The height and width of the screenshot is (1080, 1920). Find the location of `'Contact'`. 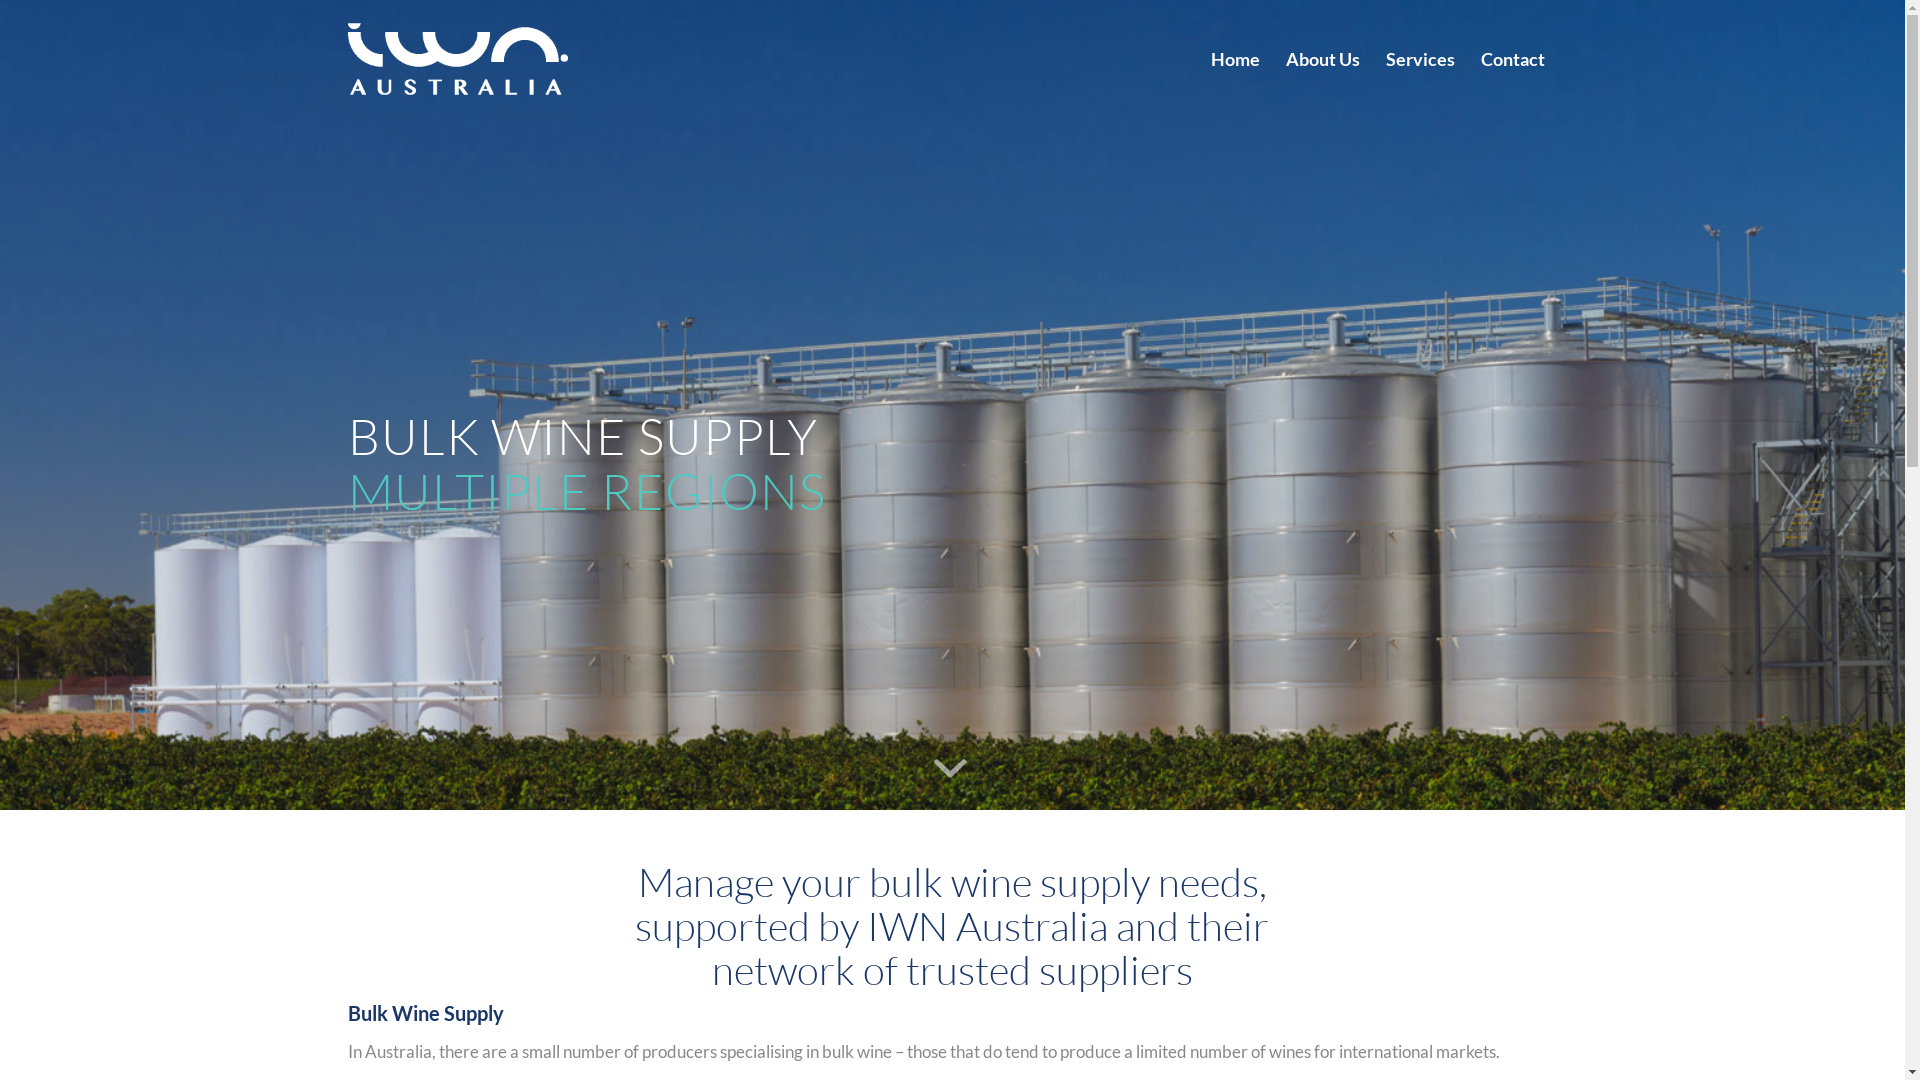

'Contact' is located at coordinates (1512, 57).